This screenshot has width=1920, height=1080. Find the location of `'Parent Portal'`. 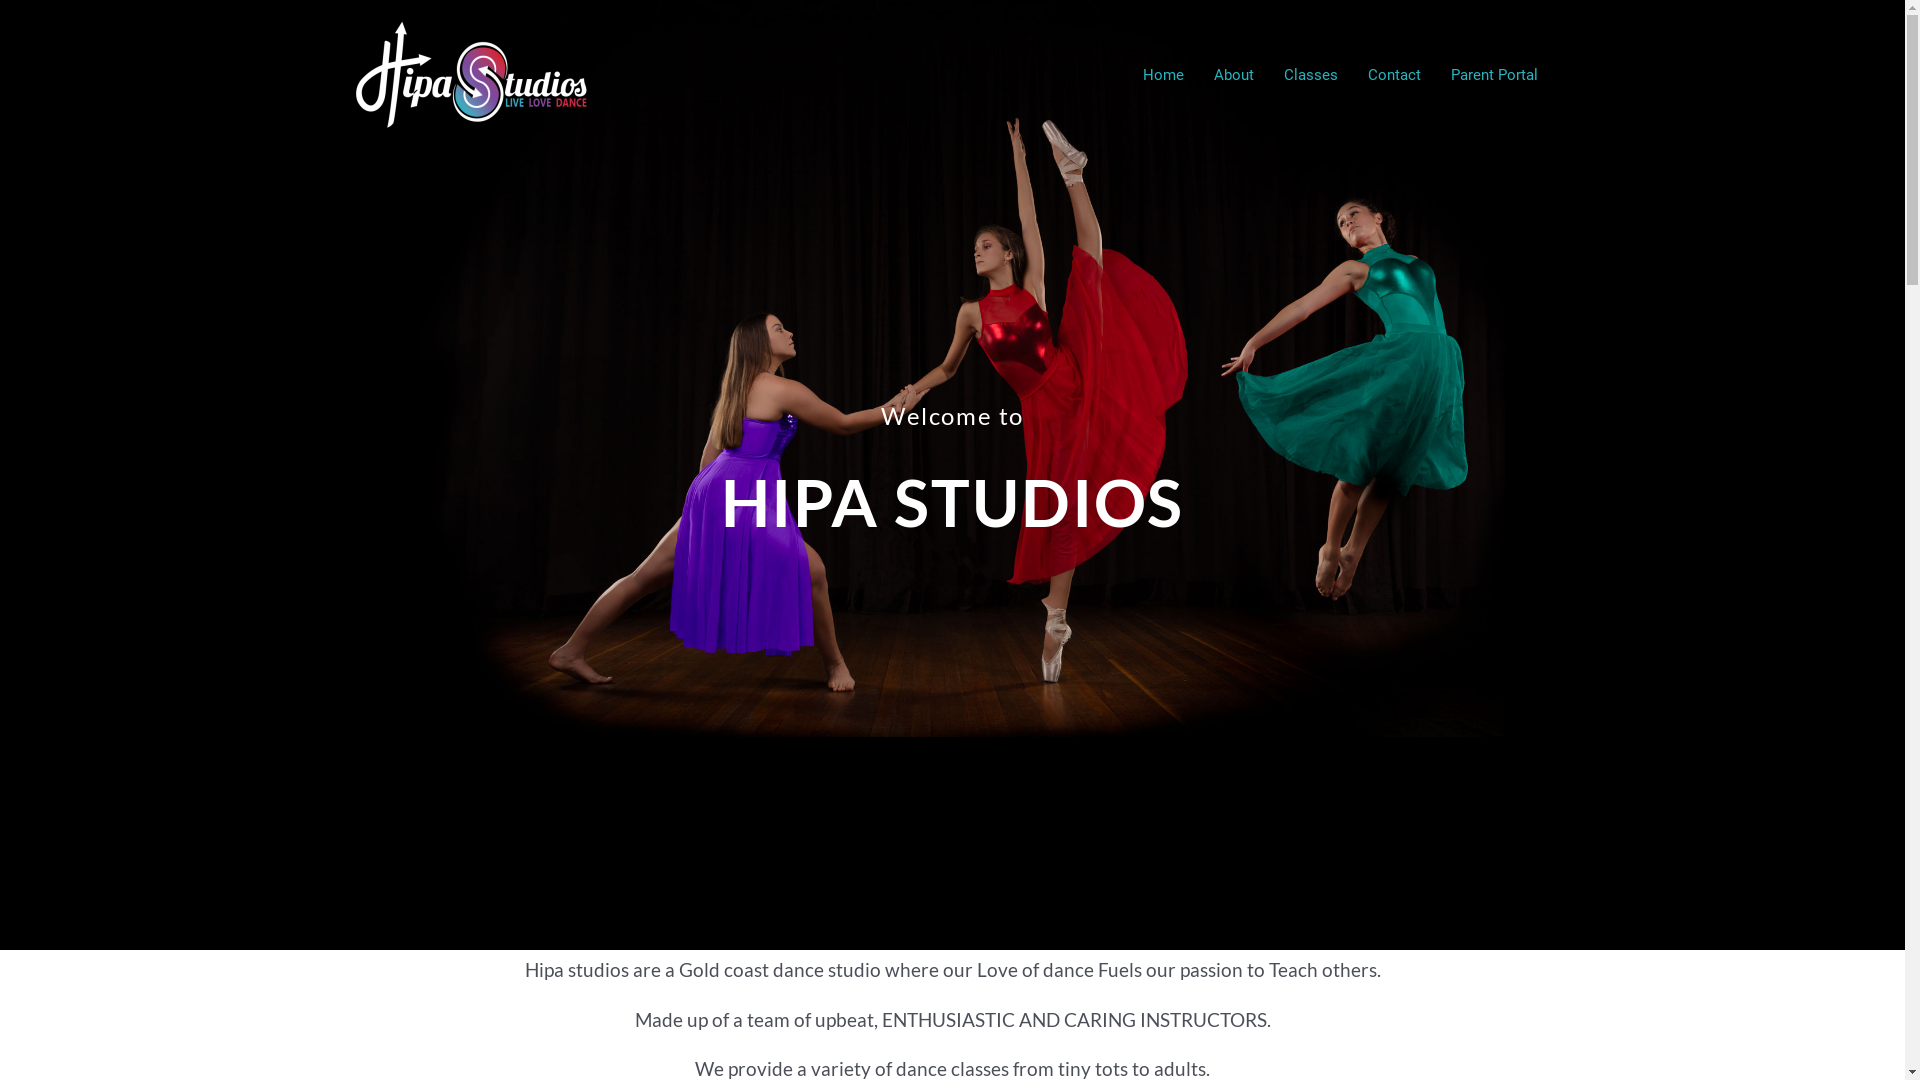

'Parent Portal' is located at coordinates (1434, 73).